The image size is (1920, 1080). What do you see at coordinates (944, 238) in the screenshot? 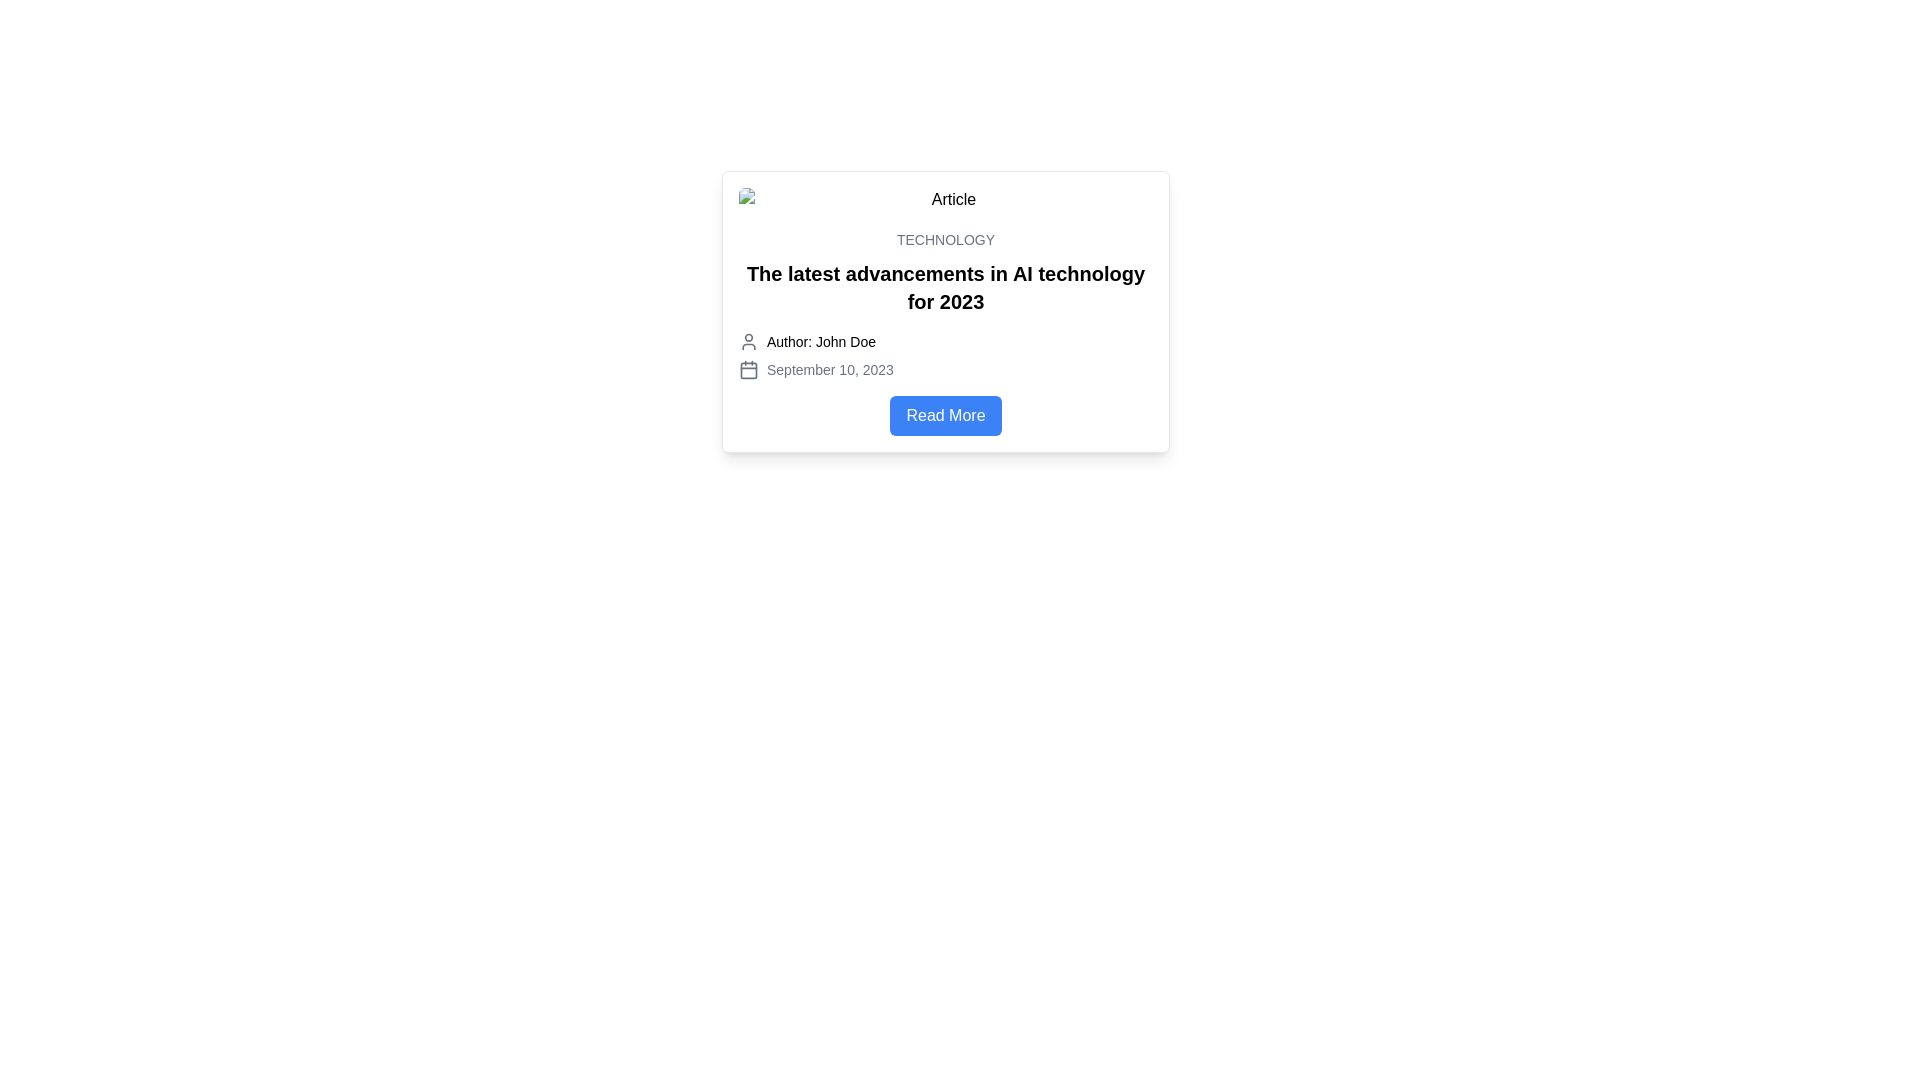
I see `the text label that serves as a tag or category indicator for the article content, which is positioned between the header image and the main title of the article` at bounding box center [944, 238].